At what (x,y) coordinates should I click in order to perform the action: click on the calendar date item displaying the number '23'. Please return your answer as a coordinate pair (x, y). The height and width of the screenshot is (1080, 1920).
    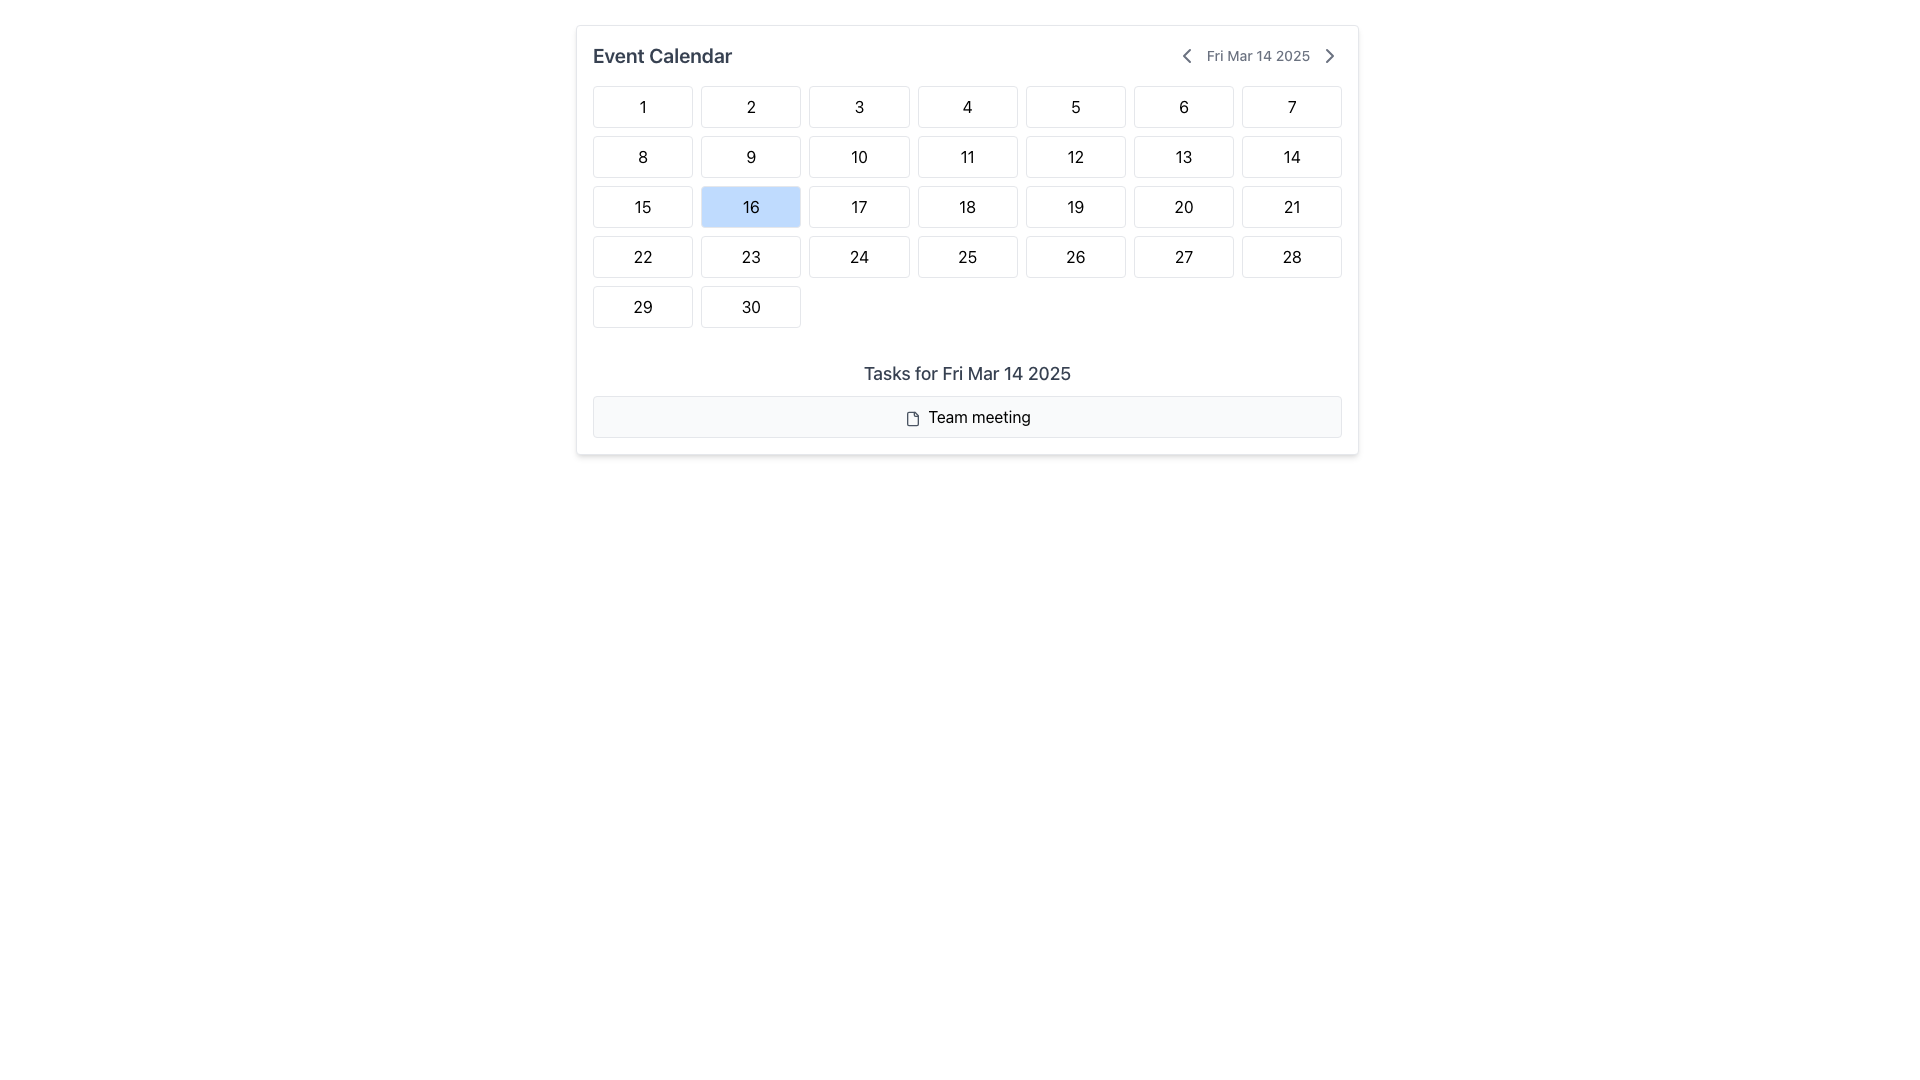
    Looking at the image, I should click on (750, 256).